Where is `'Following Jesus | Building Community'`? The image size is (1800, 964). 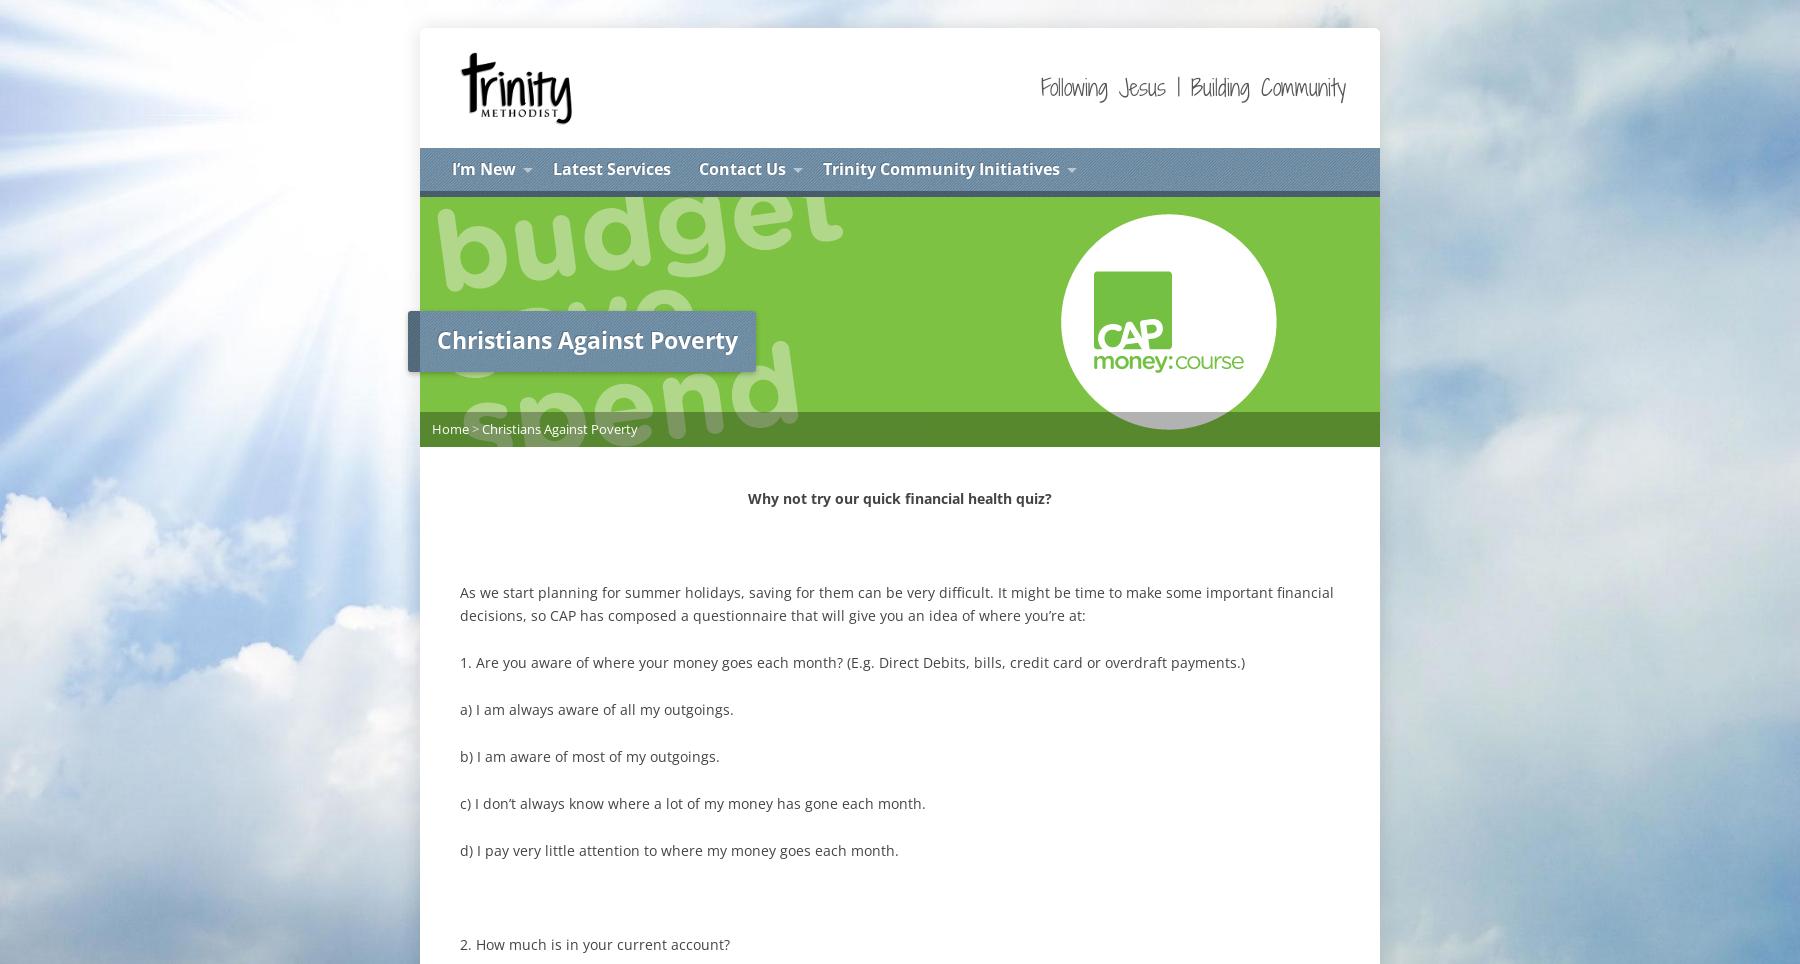 'Following Jesus | Building Community' is located at coordinates (1192, 86).